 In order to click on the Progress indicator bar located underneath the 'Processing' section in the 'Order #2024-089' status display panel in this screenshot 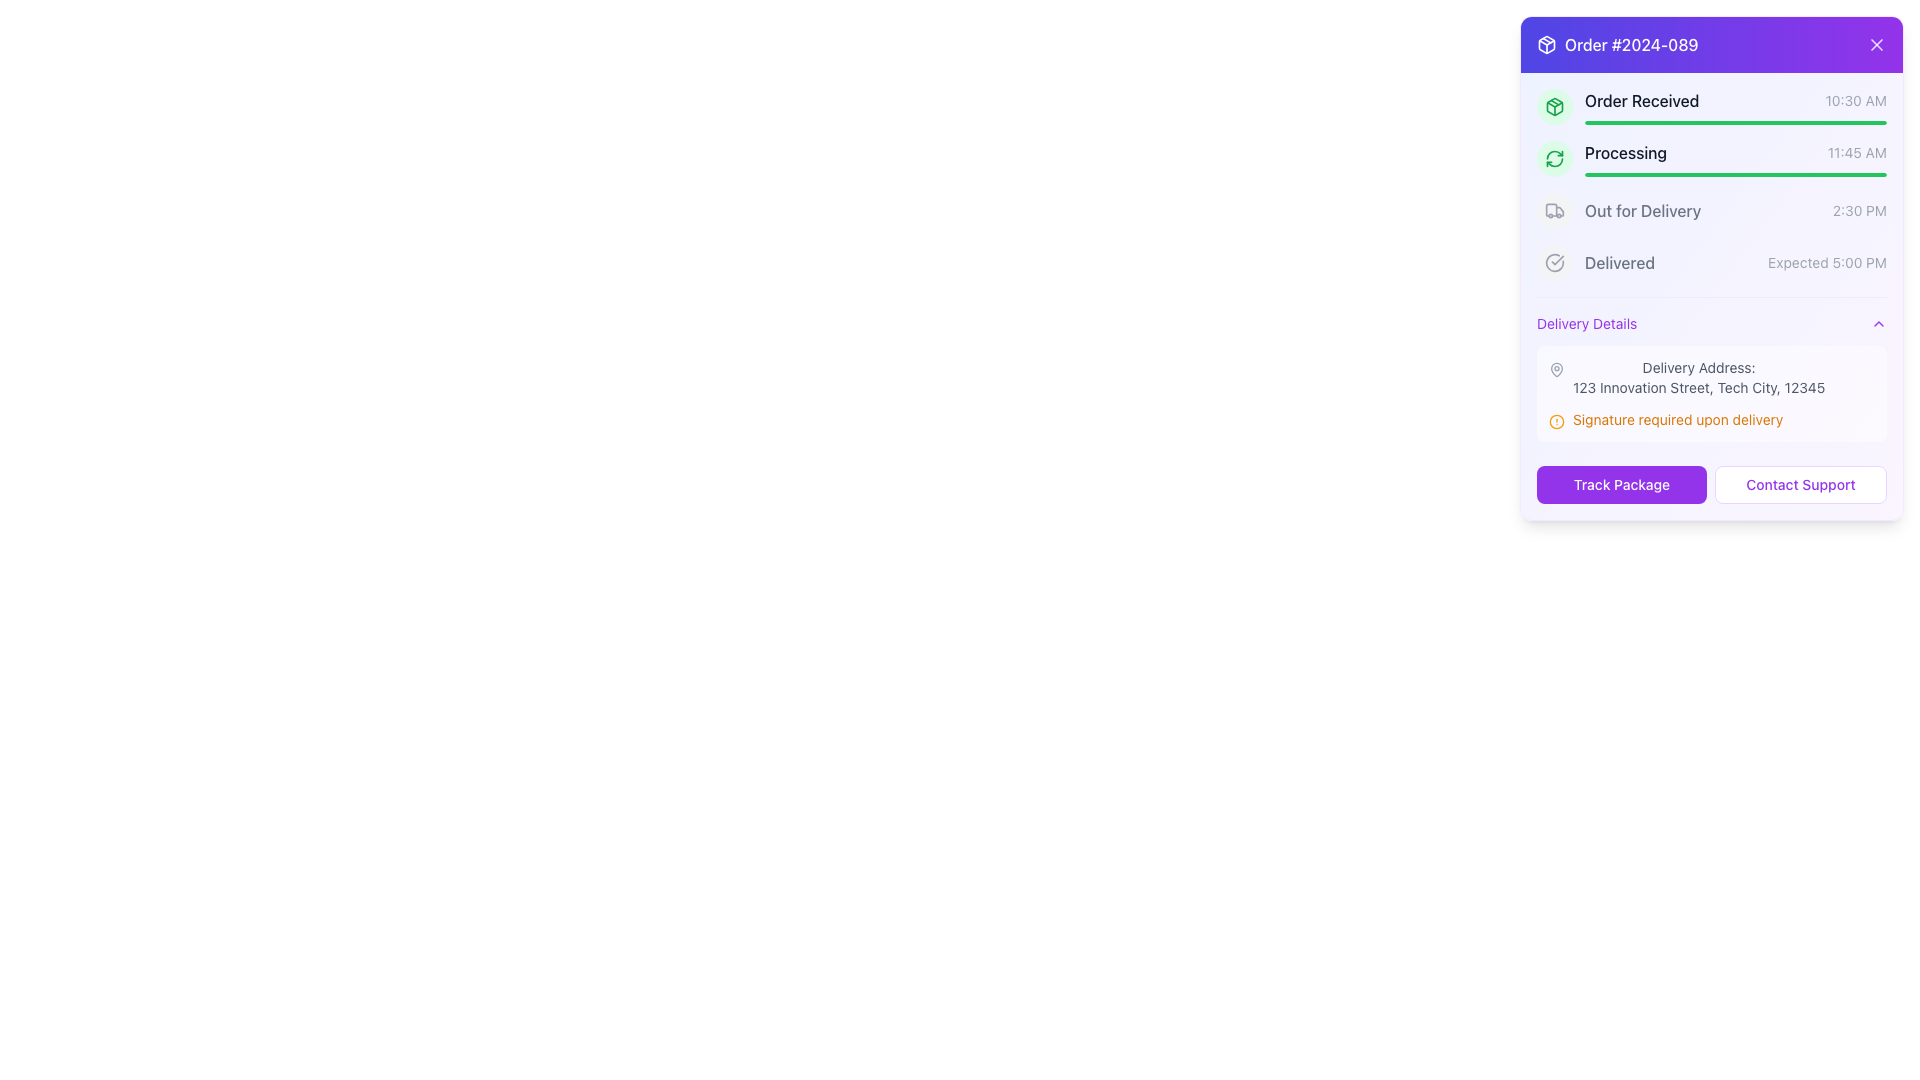, I will do `click(1735, 173)`.